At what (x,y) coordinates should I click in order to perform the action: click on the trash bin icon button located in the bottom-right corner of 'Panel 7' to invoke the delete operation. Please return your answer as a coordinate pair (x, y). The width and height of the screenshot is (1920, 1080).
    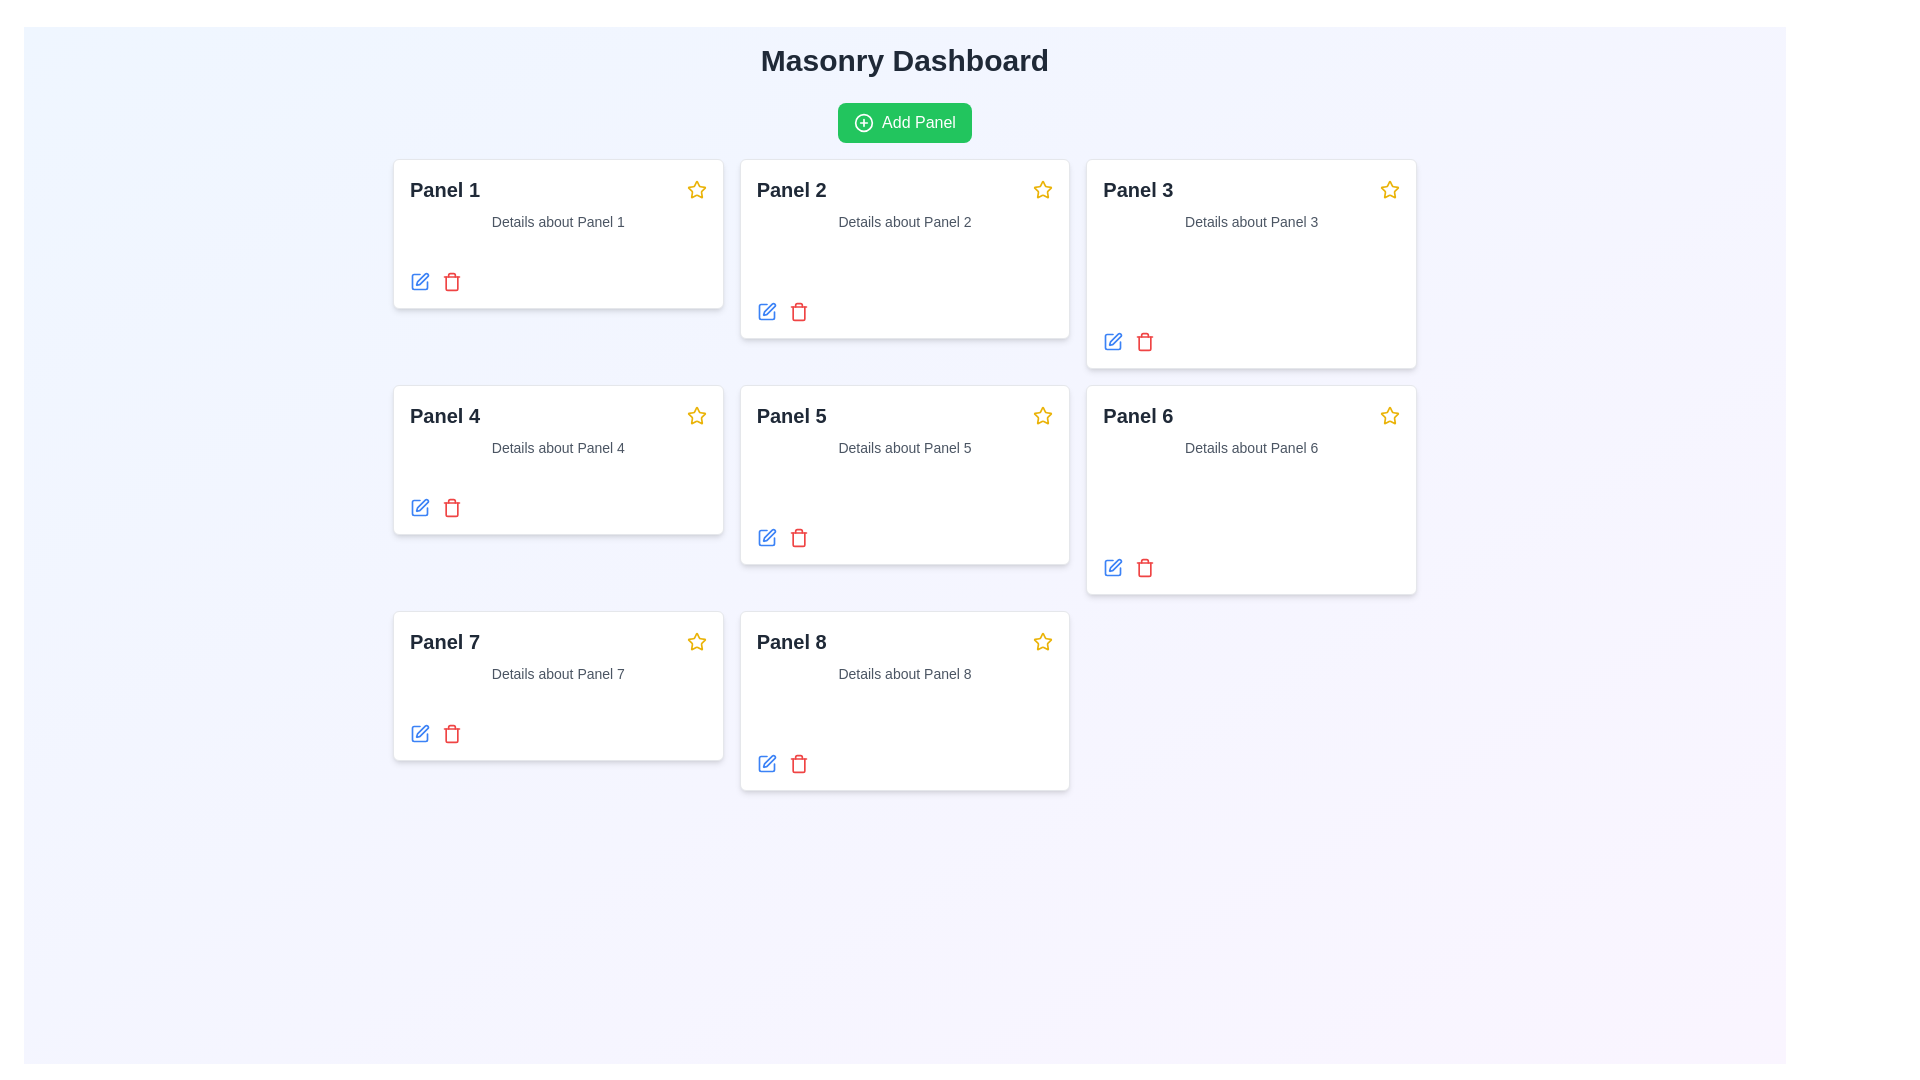
    Looking at the image, I should click on (450, 733).